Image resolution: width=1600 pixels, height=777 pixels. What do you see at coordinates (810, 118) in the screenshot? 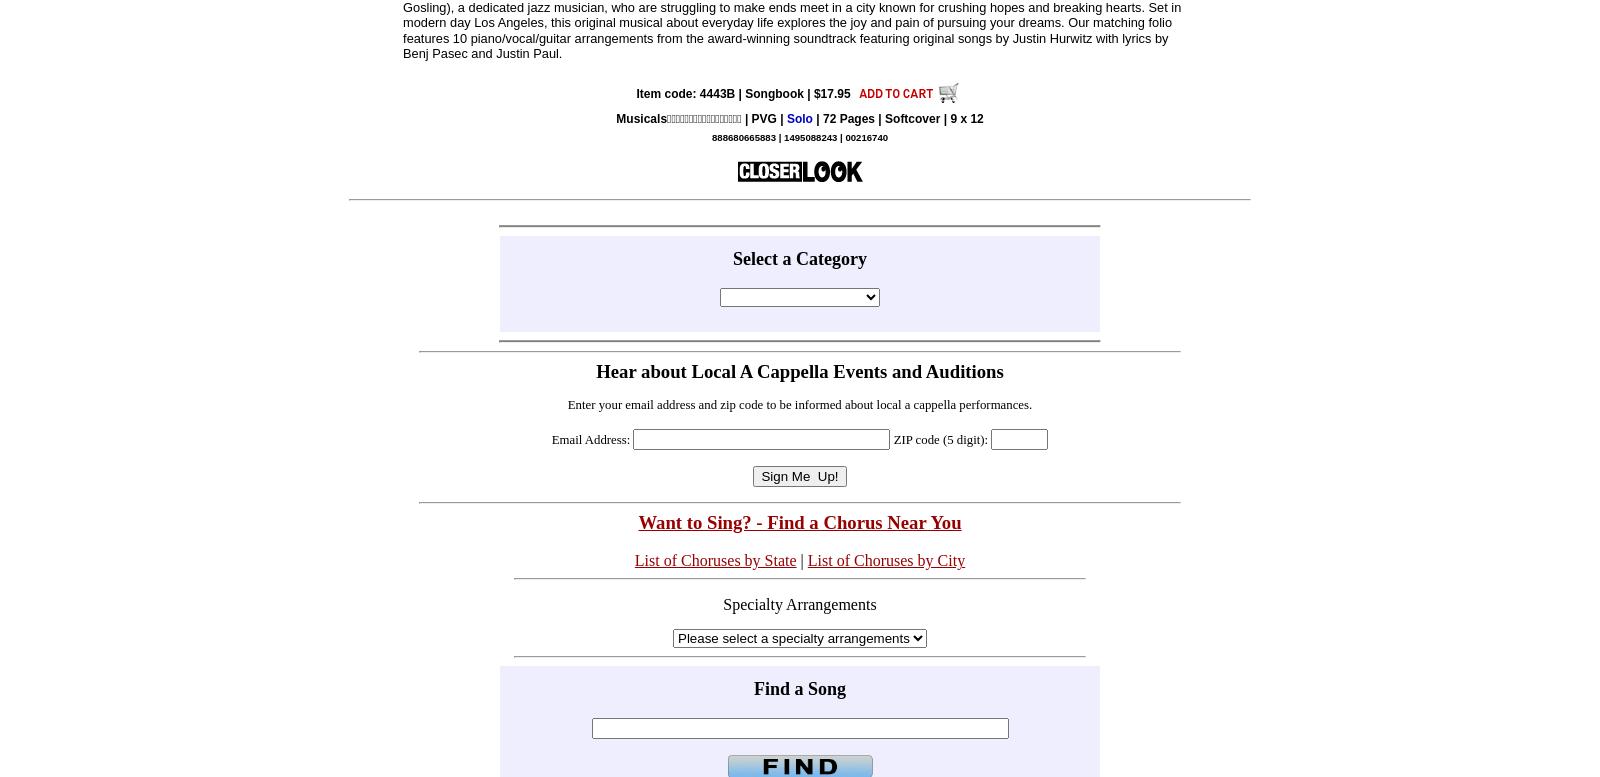
I see `'| 72 Pages | Softcover | 9 x 12'` at bounding box center [810, 118].